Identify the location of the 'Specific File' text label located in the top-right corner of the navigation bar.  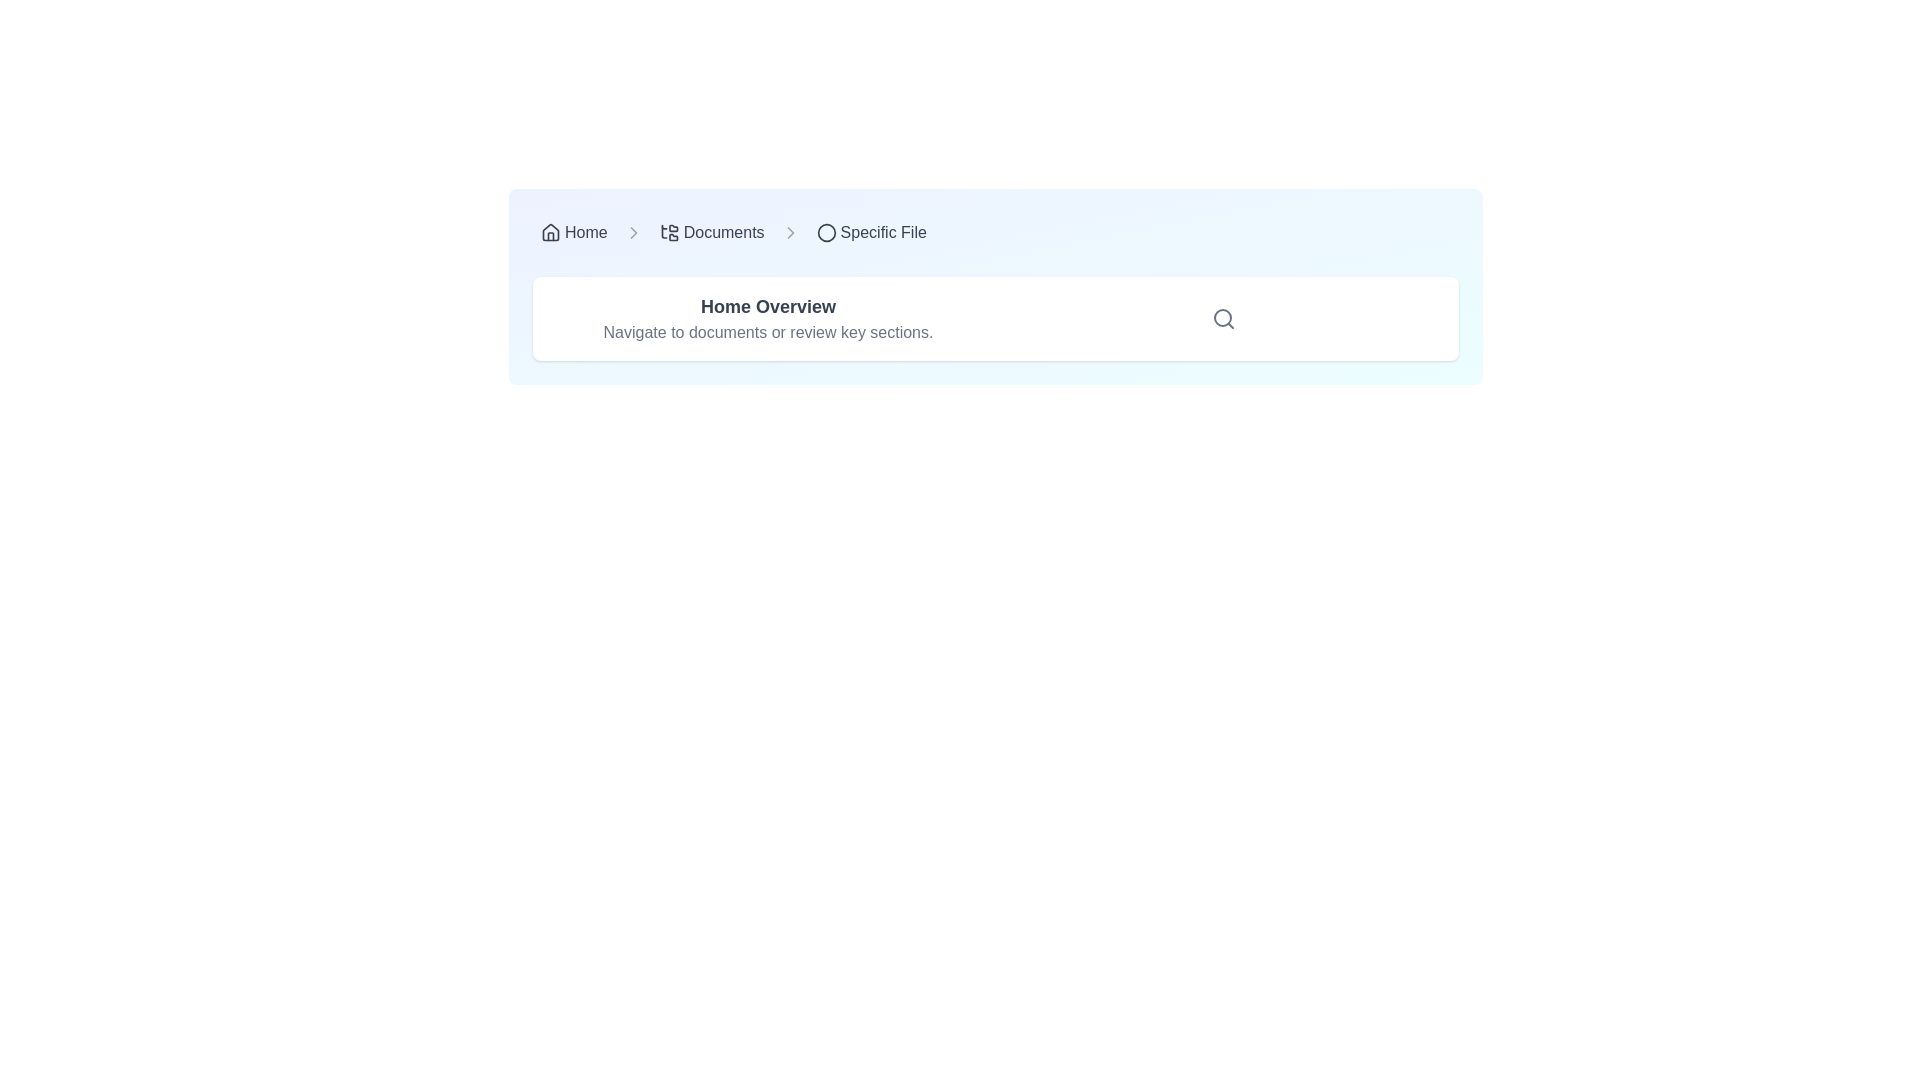
(882, 231).